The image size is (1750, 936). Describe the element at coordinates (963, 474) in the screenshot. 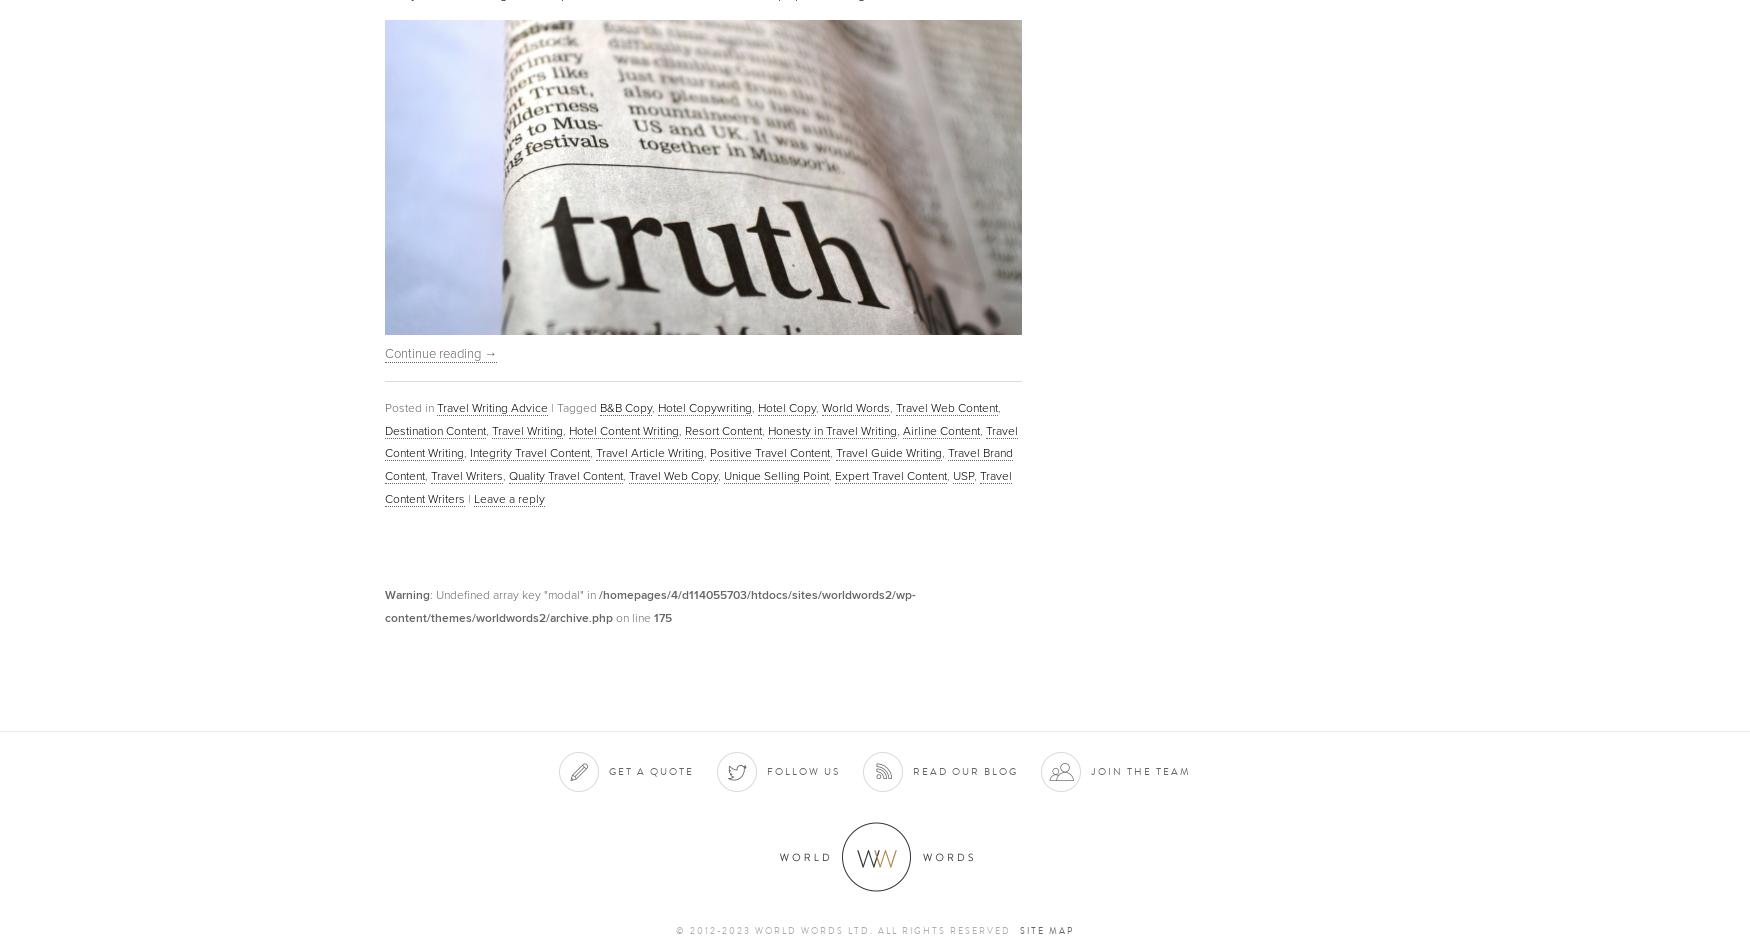

I see `'USP'` at that location.